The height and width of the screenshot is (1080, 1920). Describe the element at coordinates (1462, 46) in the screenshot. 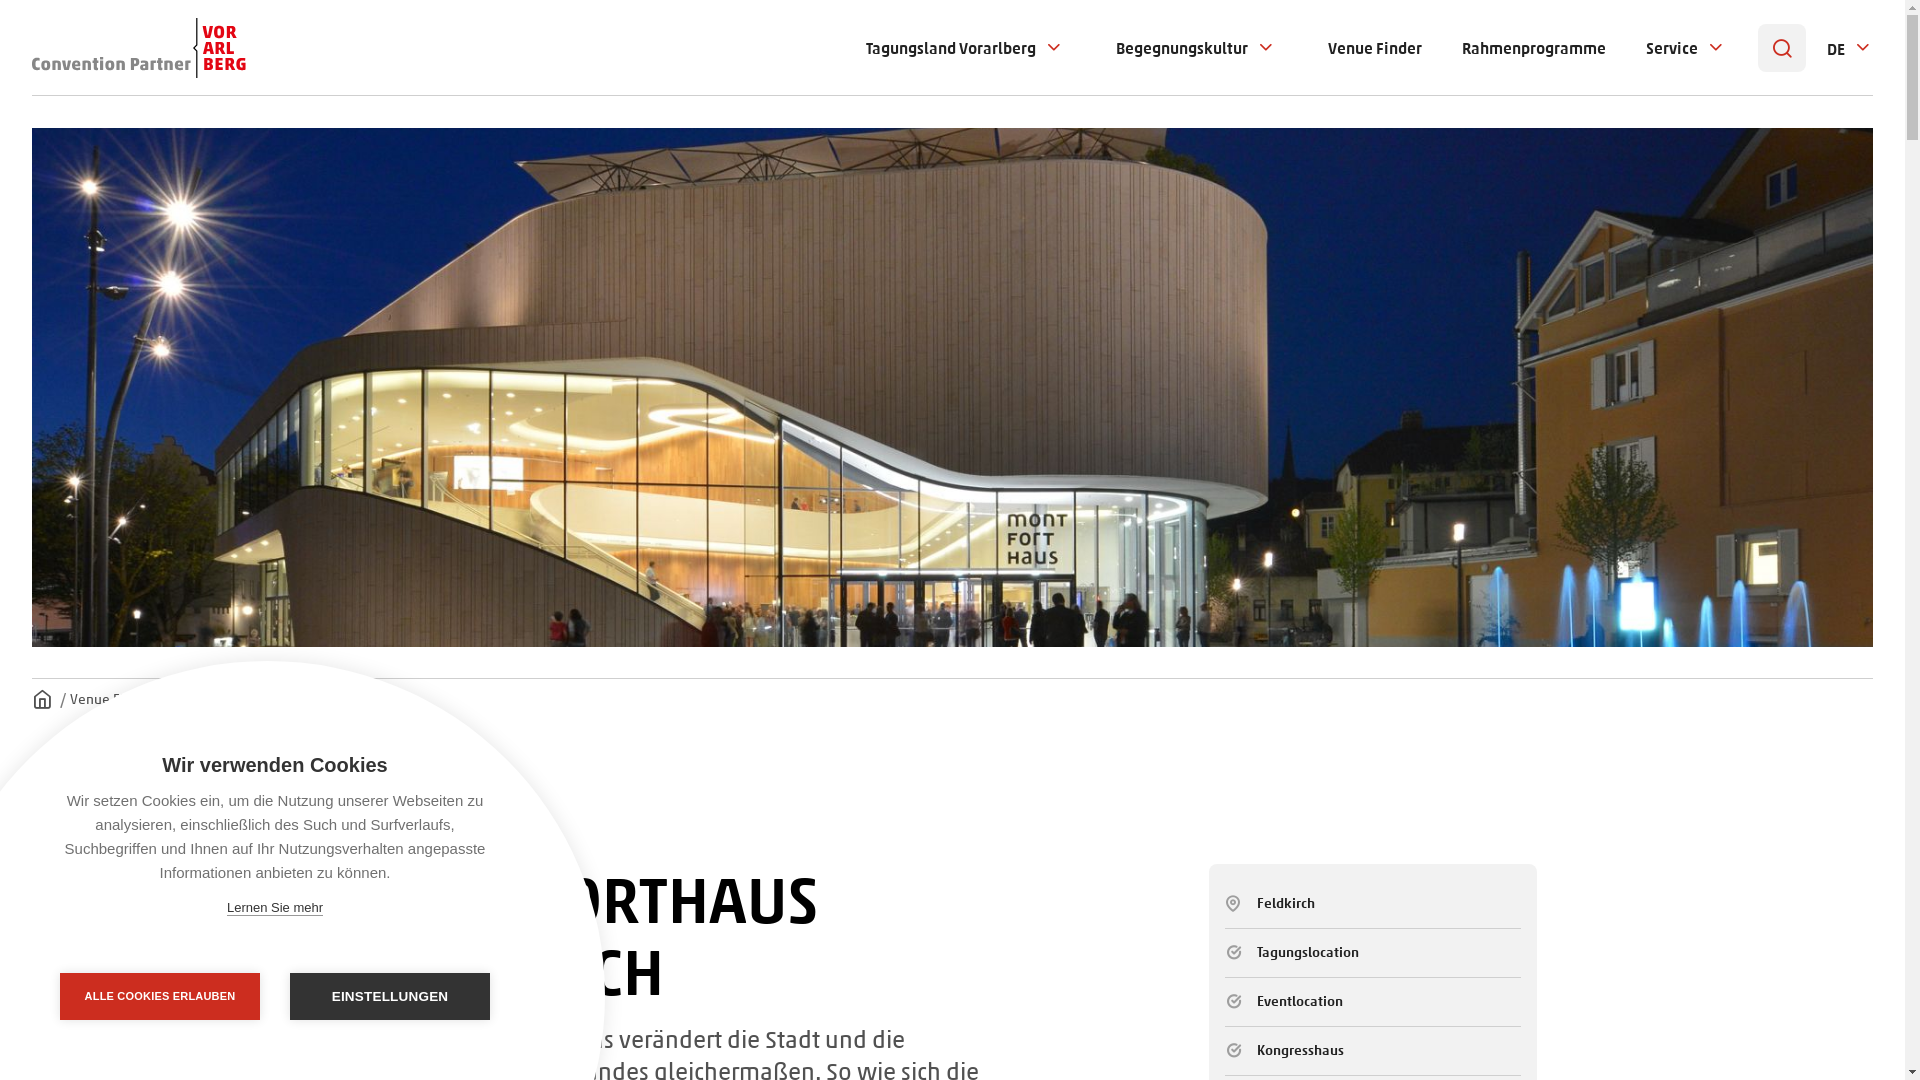

I see `'Rahmenprogramme'` at that location.